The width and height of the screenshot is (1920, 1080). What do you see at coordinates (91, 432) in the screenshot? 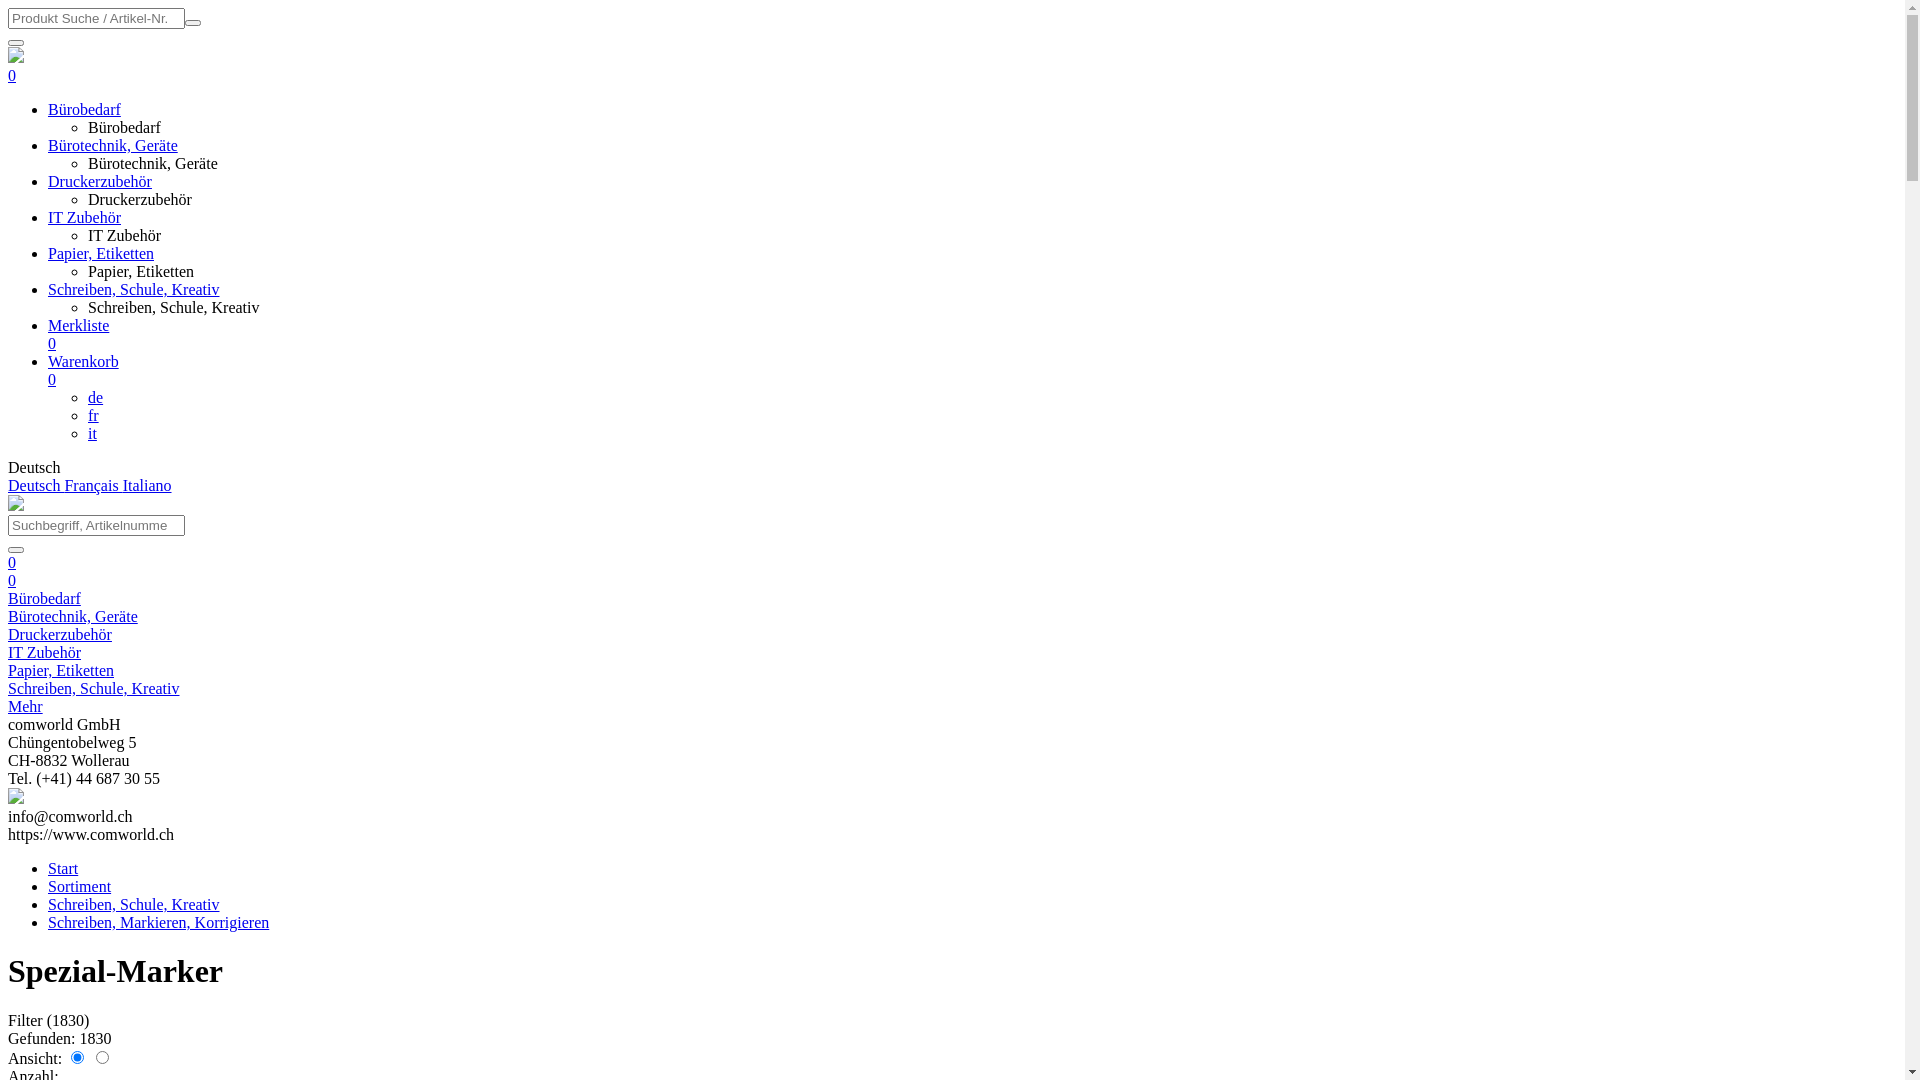
I see `'it'` at bounding box center [91, 432].